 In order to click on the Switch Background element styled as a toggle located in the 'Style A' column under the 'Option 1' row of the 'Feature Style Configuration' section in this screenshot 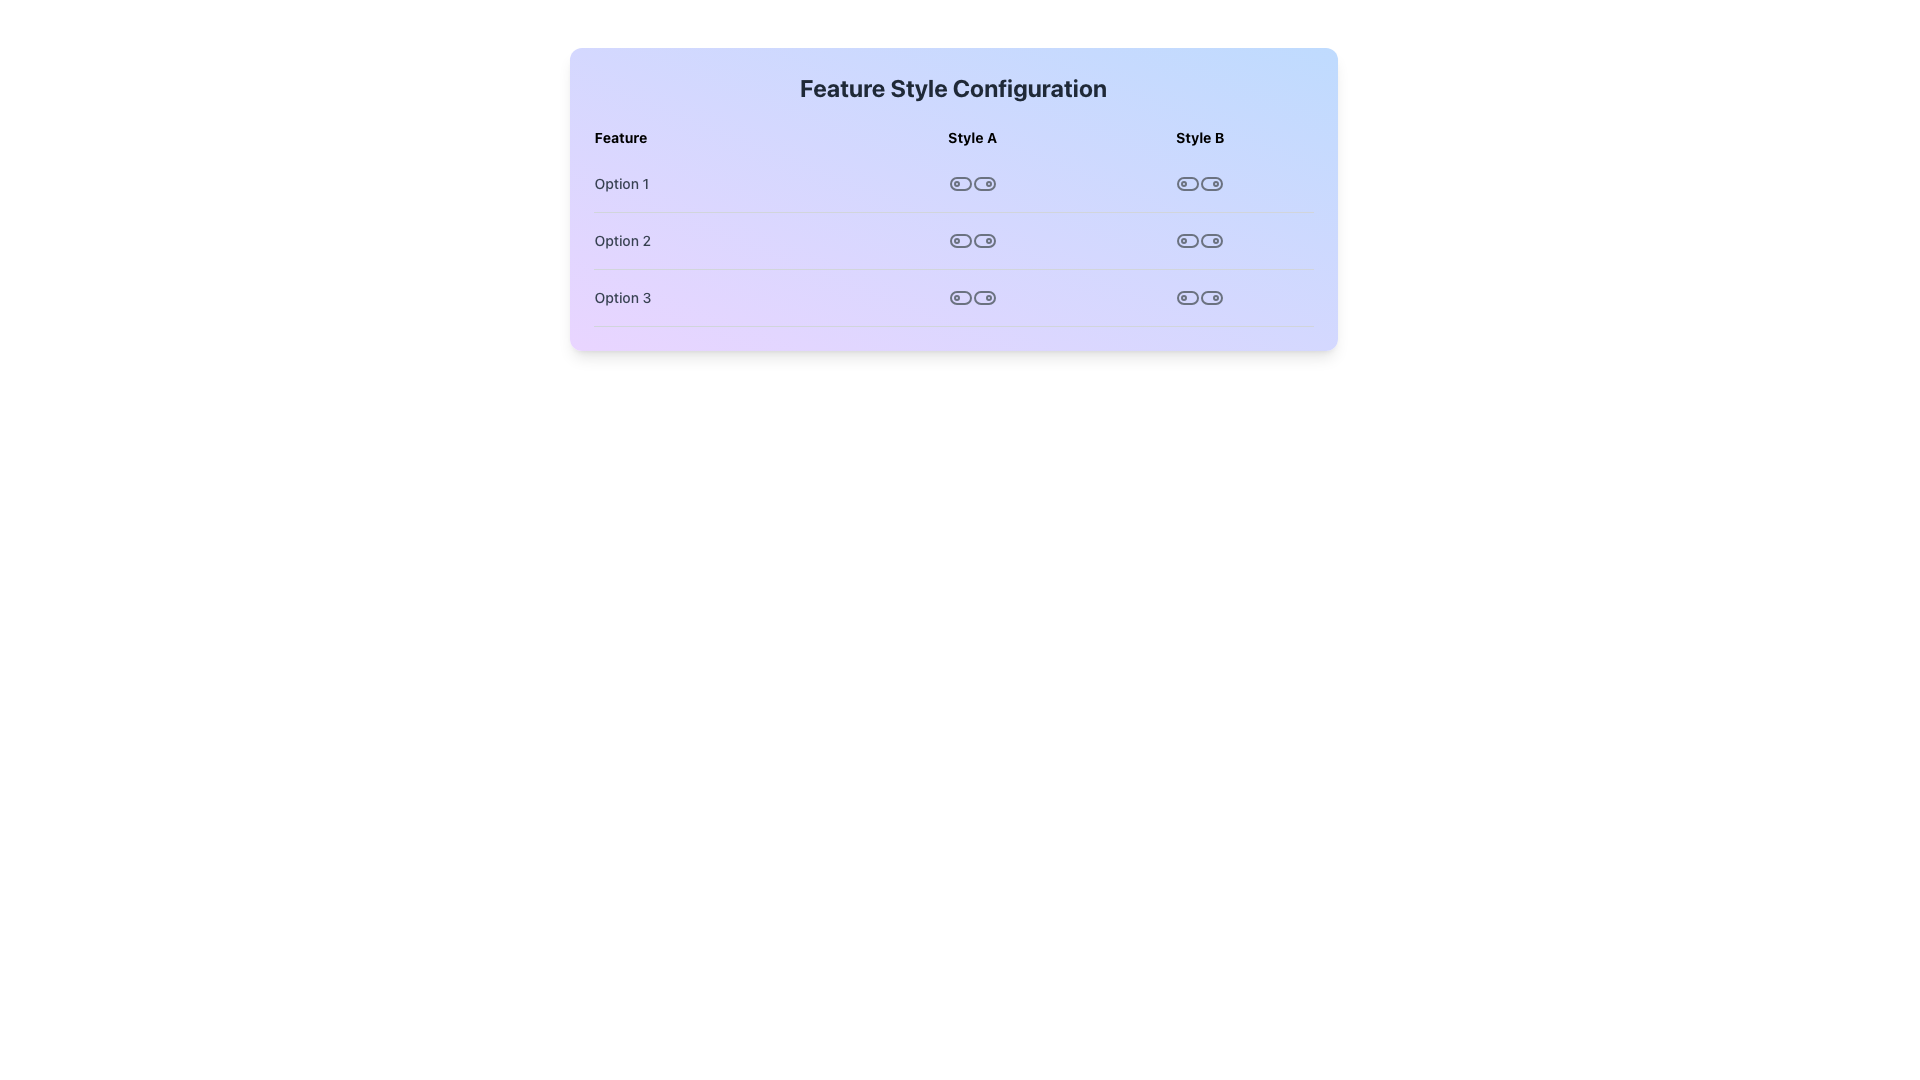, I will do `click(960, 184)`.